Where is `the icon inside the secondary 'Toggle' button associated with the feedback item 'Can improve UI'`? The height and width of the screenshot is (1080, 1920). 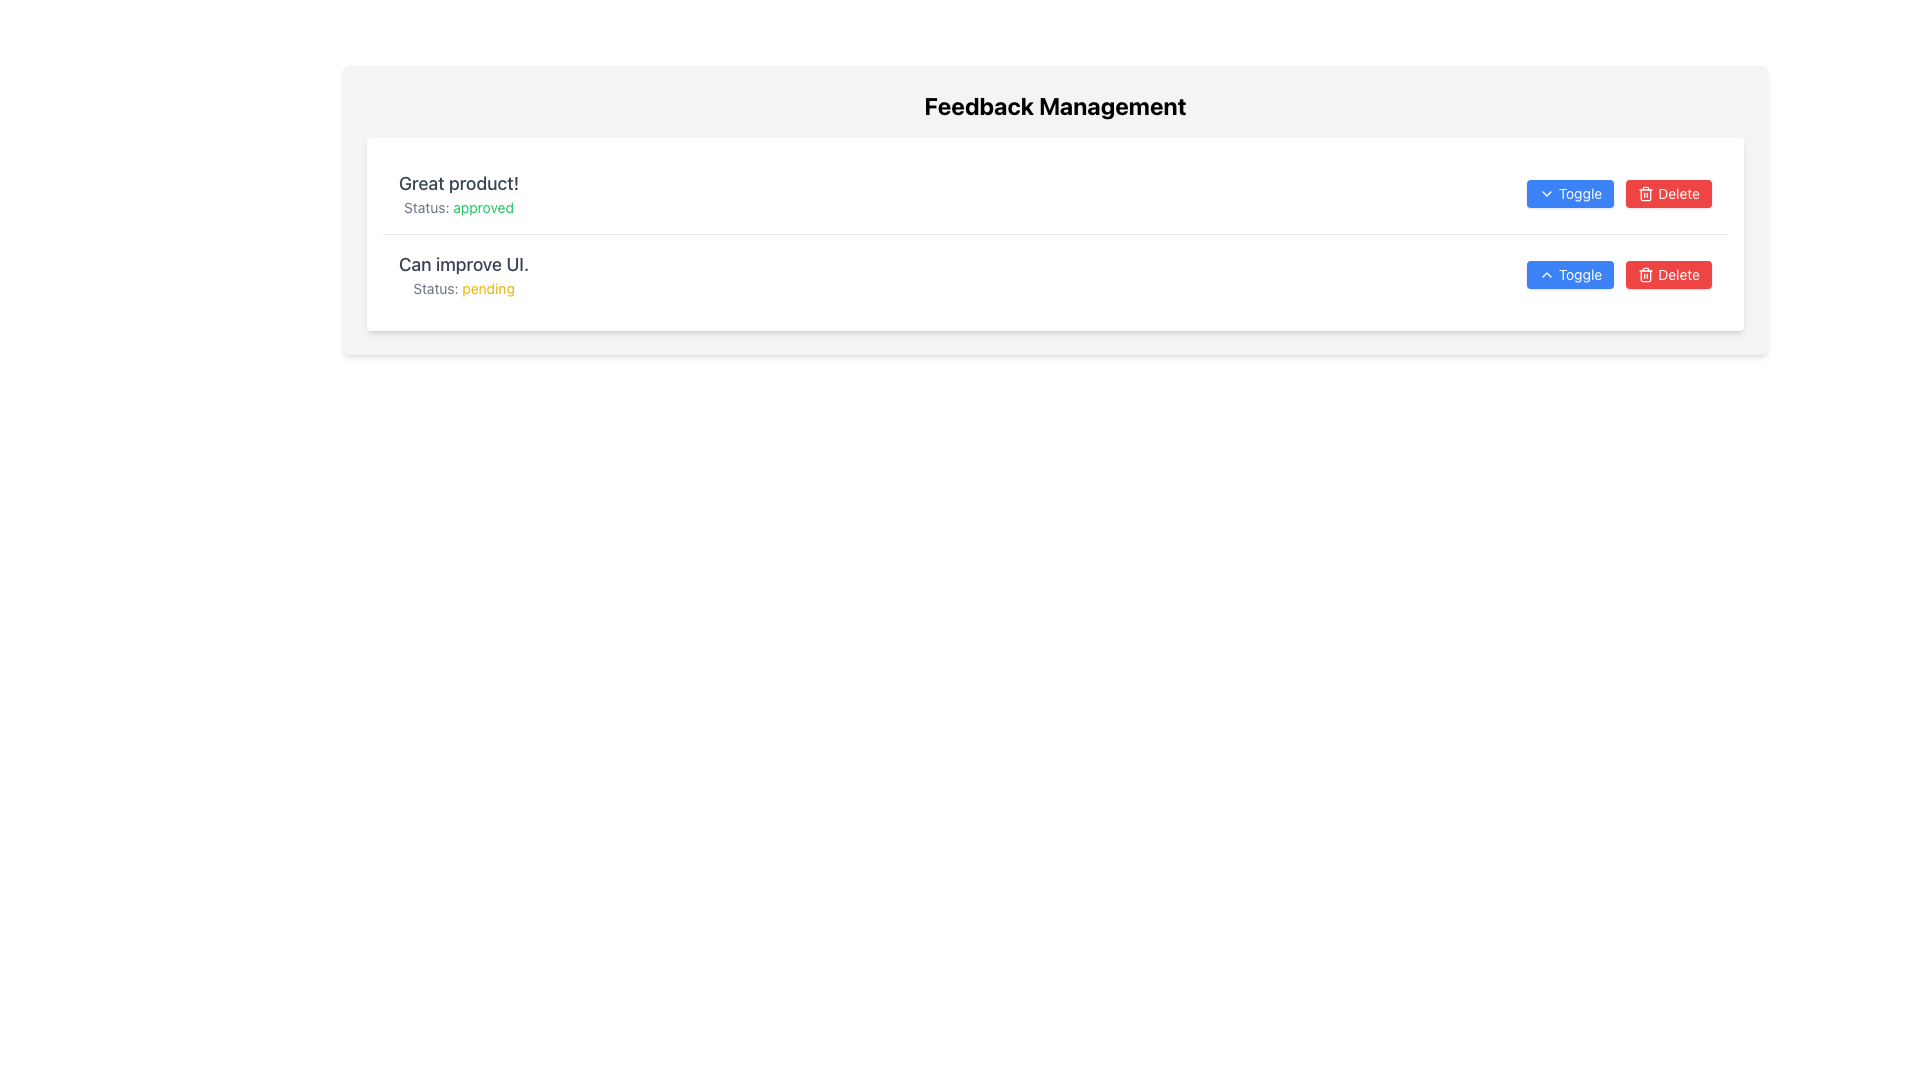 the icon inside the secondary 'Toggle' button associated with the feedback item 'Can improve UI' is located at coordinates (1545, 274).